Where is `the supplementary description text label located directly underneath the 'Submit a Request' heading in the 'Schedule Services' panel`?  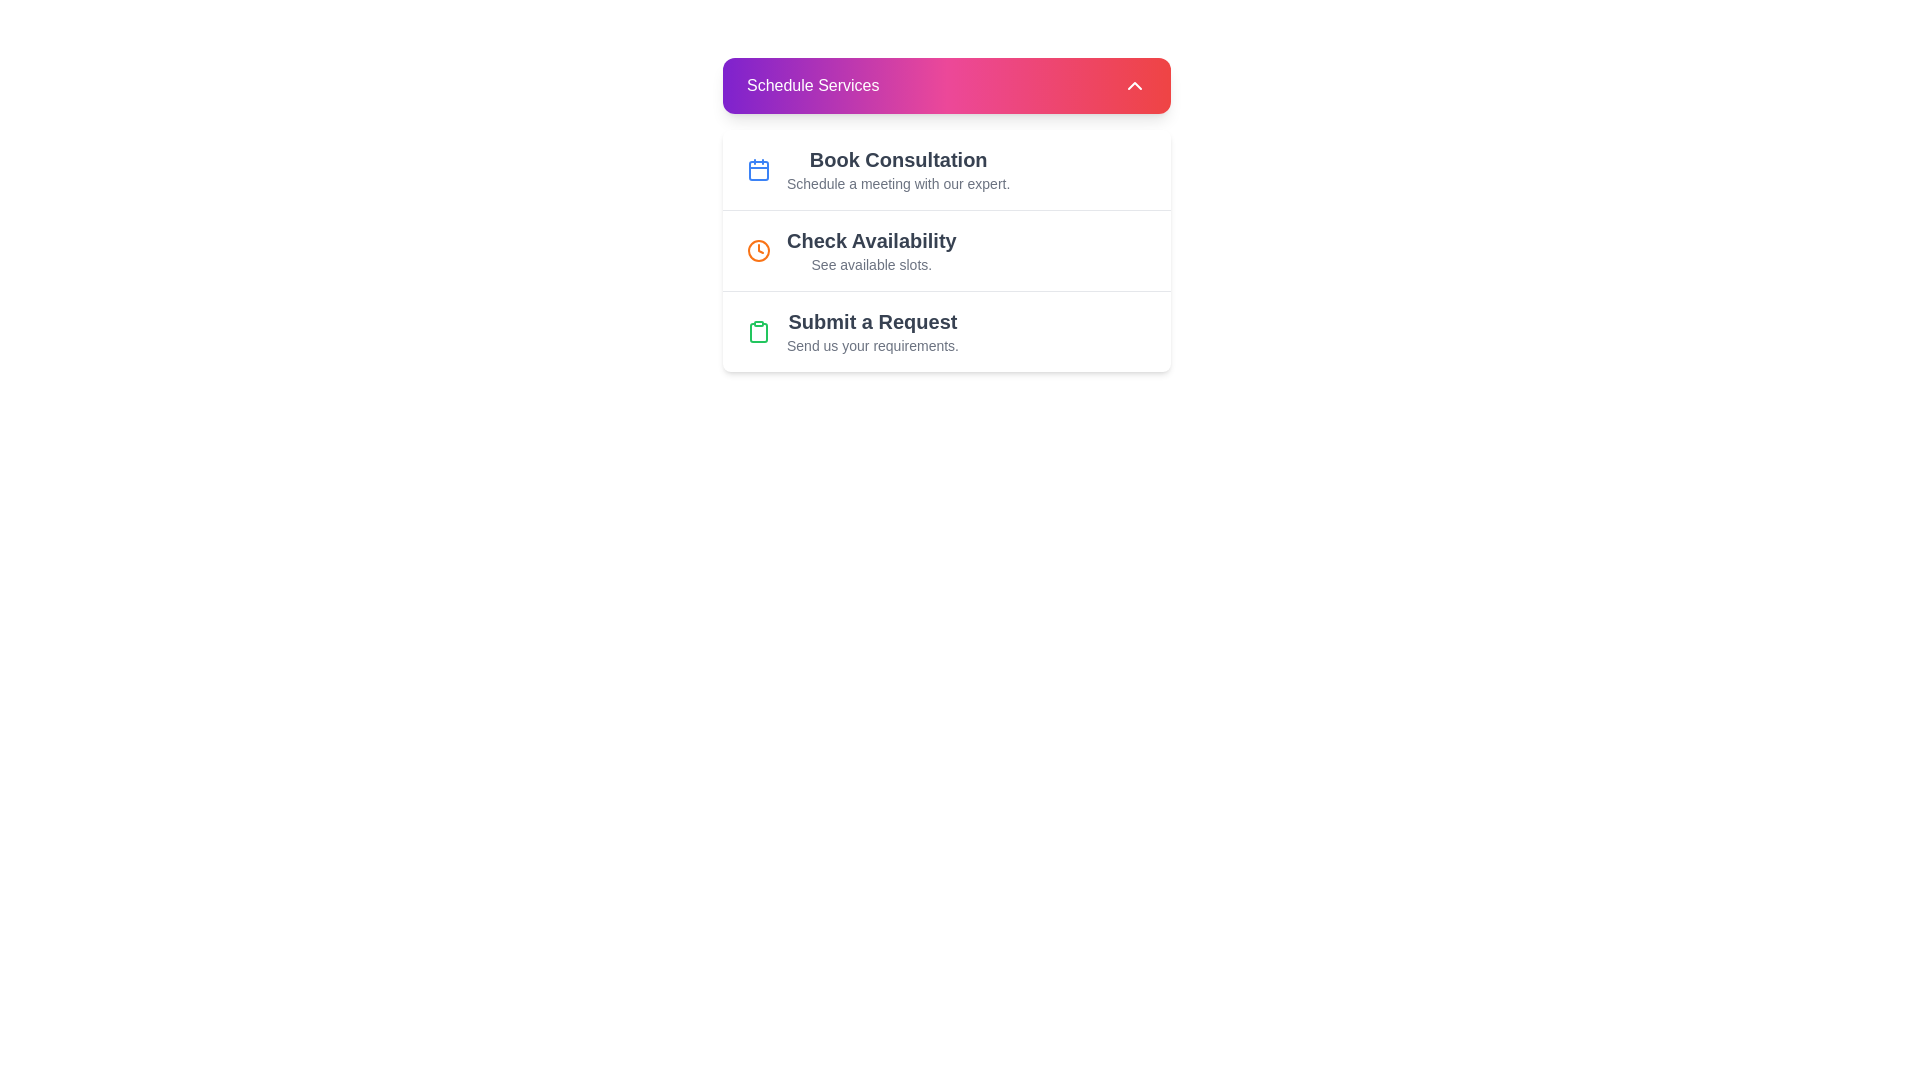
the supplementary description text label located directly underneath the 'Submit a Request' heading in the 'Schedule Services' panel is located at coordinates (873, 345).